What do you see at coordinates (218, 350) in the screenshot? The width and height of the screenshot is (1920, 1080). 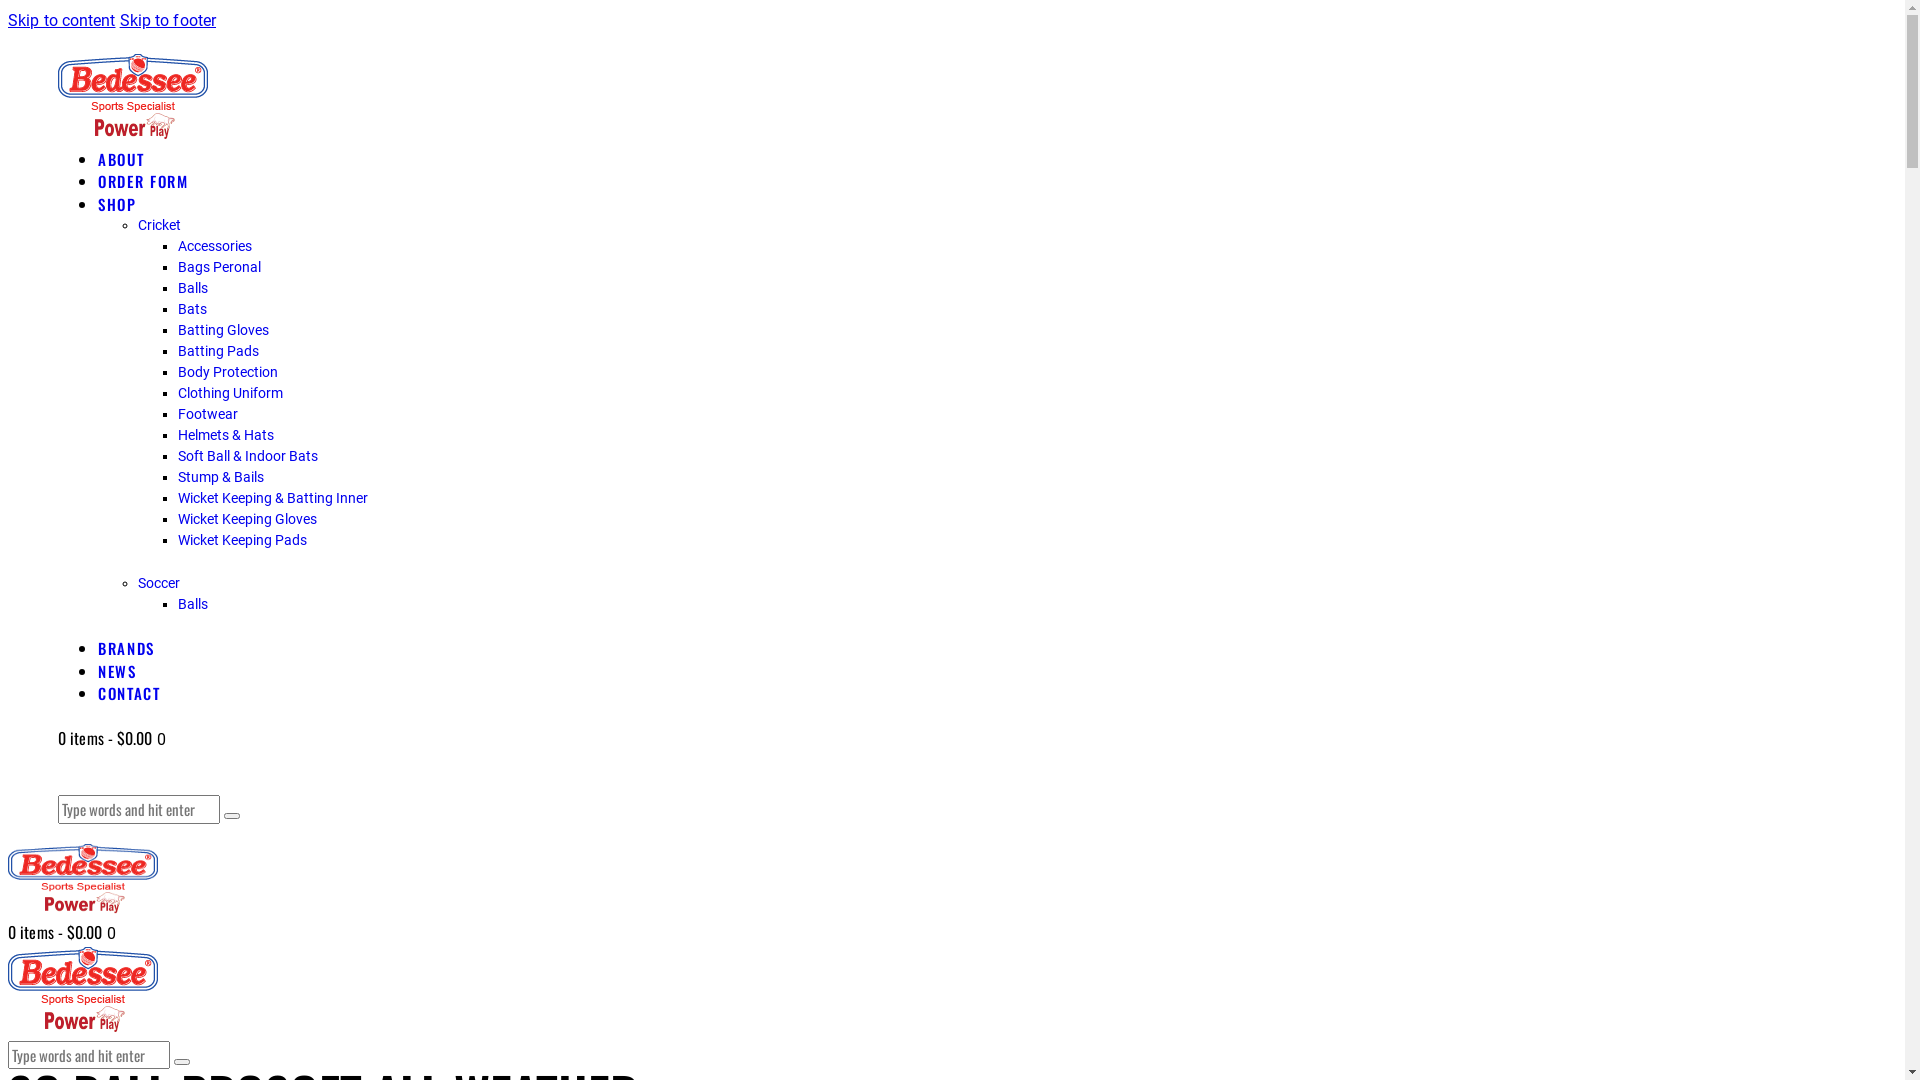 I see `'Batting Pads'` at bounding box center [218, 350].